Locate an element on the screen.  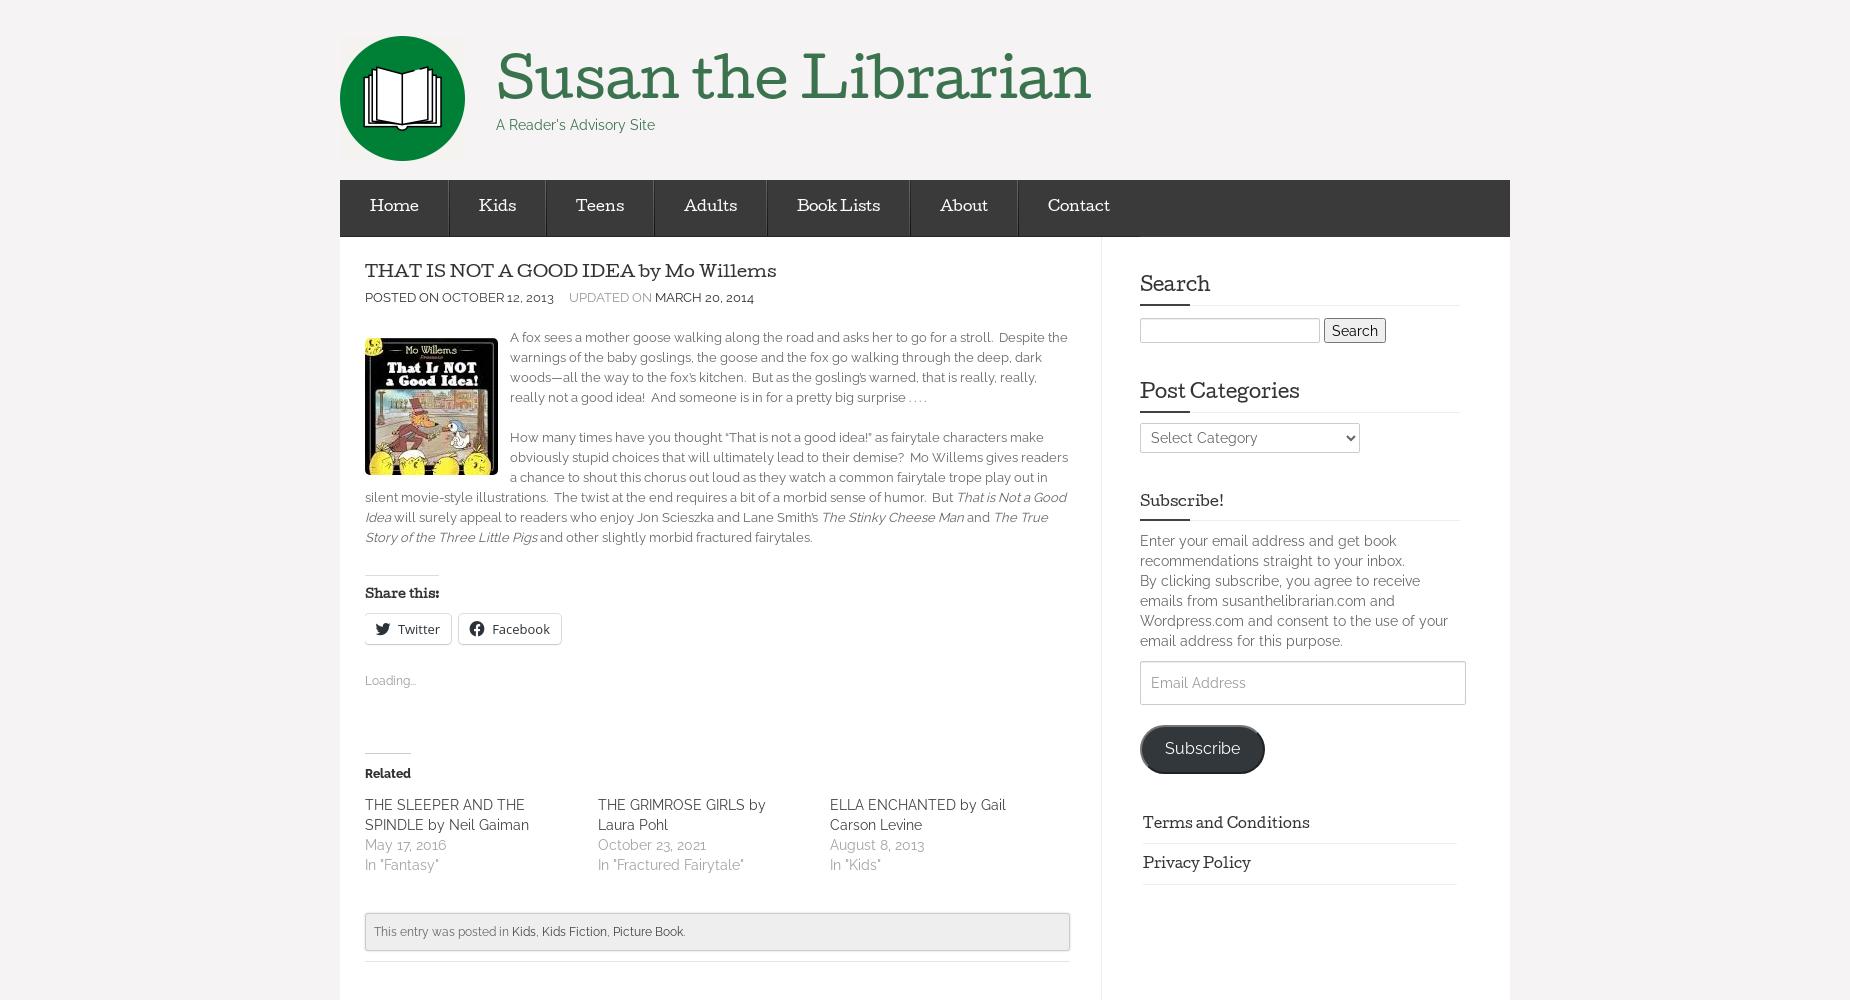
'Subscribe' is located at coordinates (1200, 747).